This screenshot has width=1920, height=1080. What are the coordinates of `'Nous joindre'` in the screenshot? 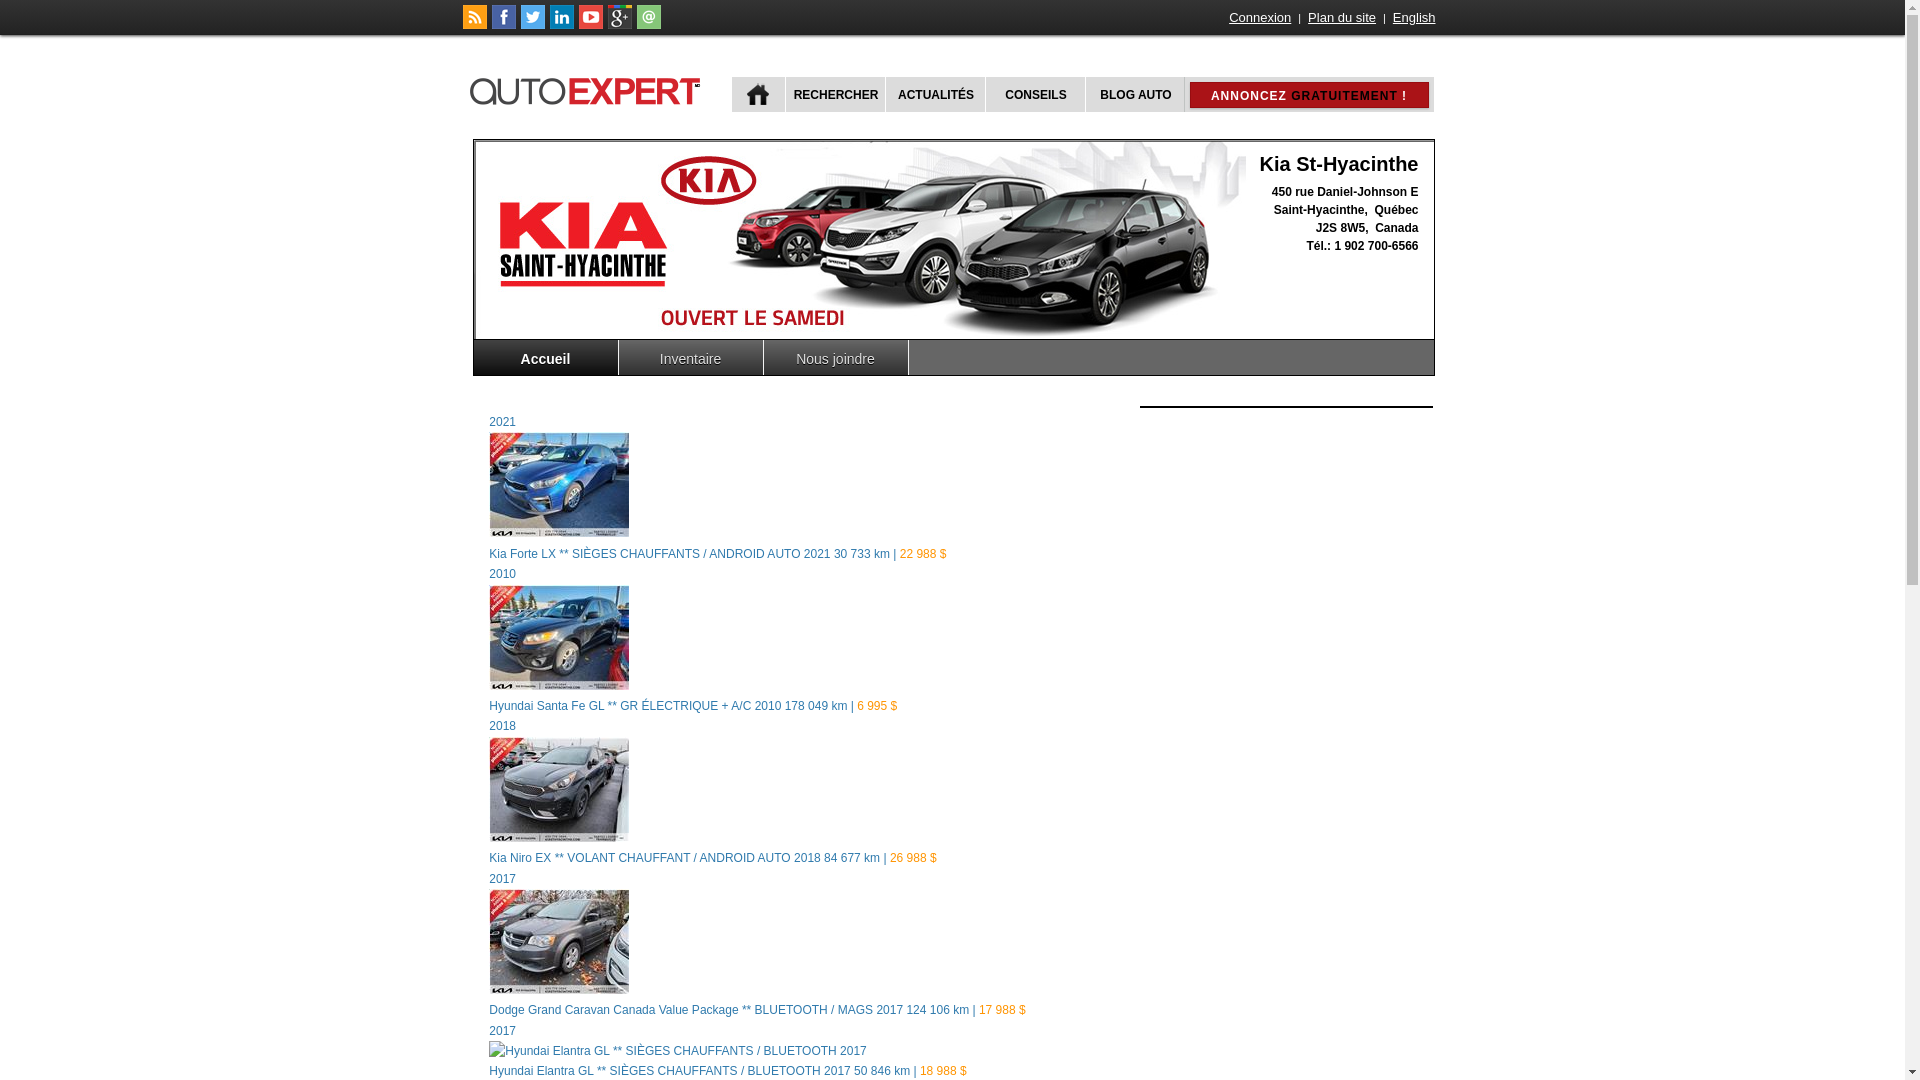 It's located at (836, 356).